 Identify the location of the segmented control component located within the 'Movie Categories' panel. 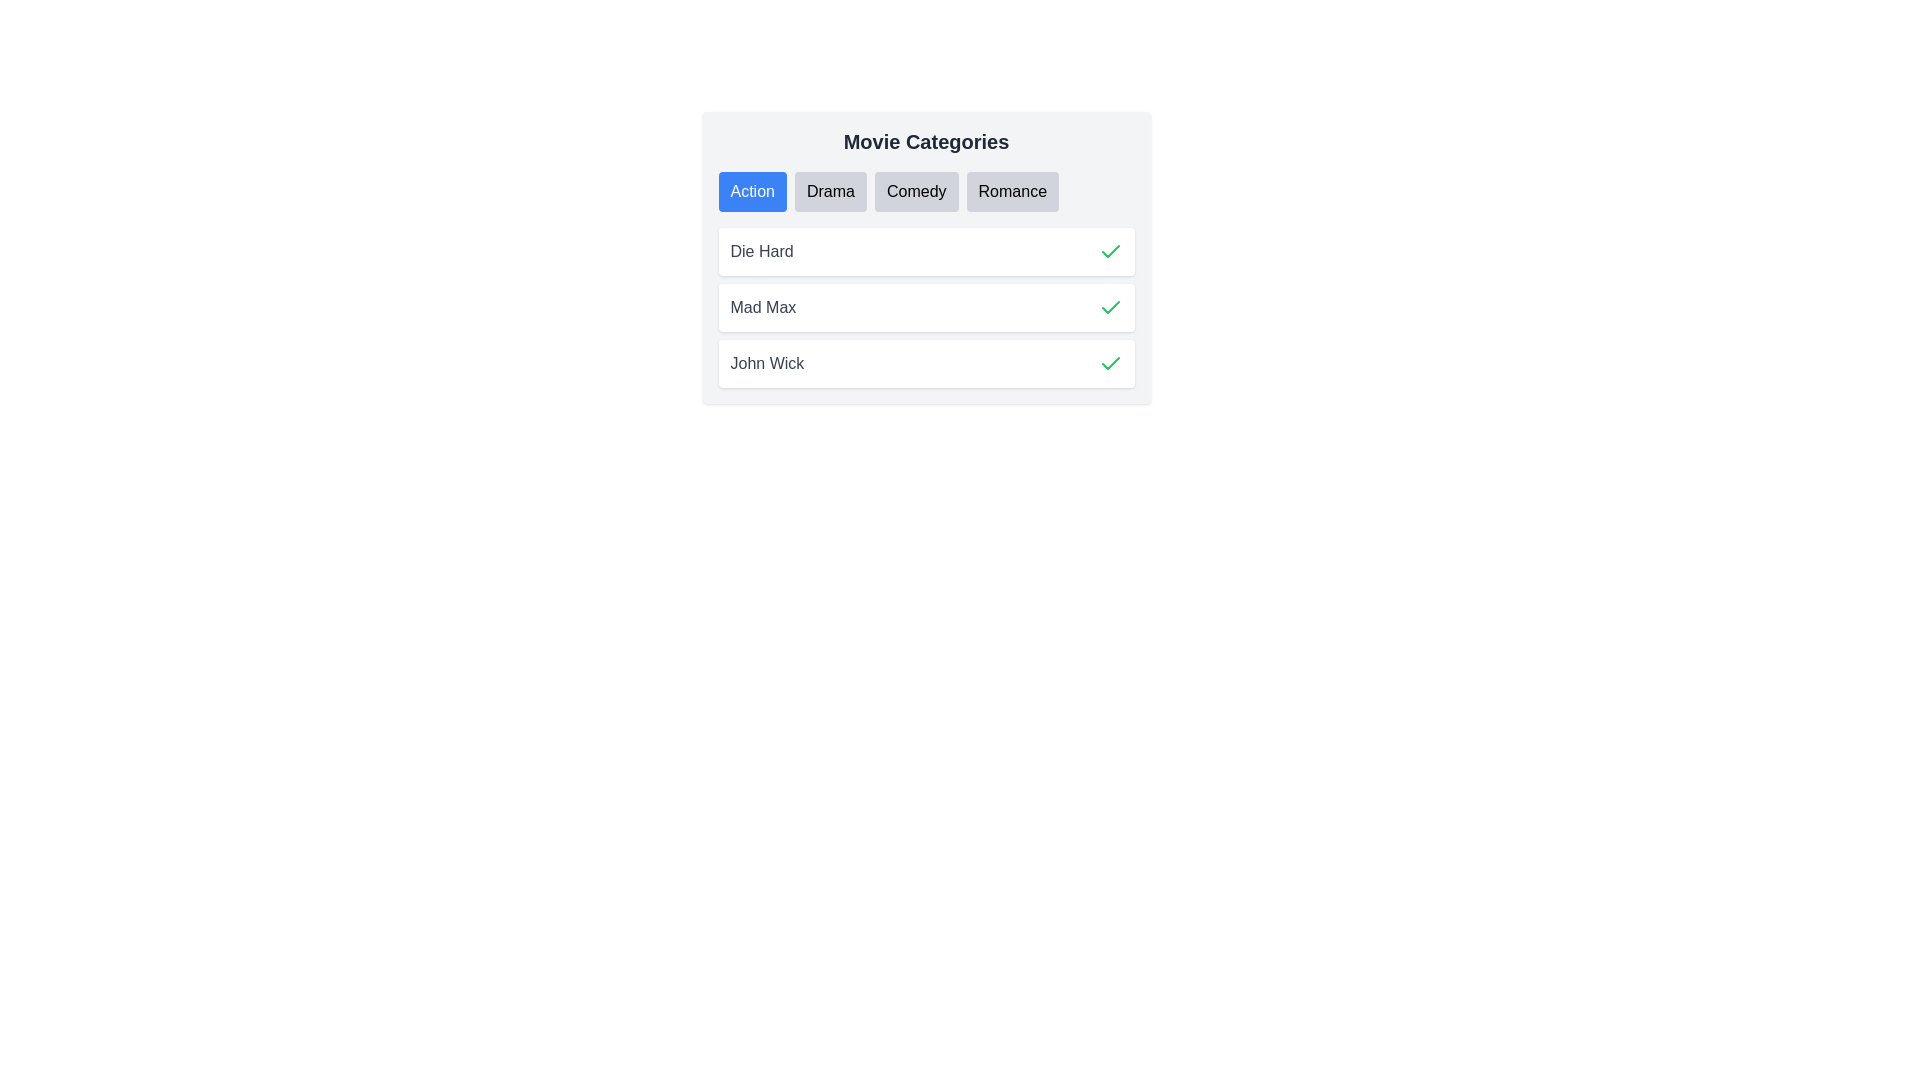
(925, 192).